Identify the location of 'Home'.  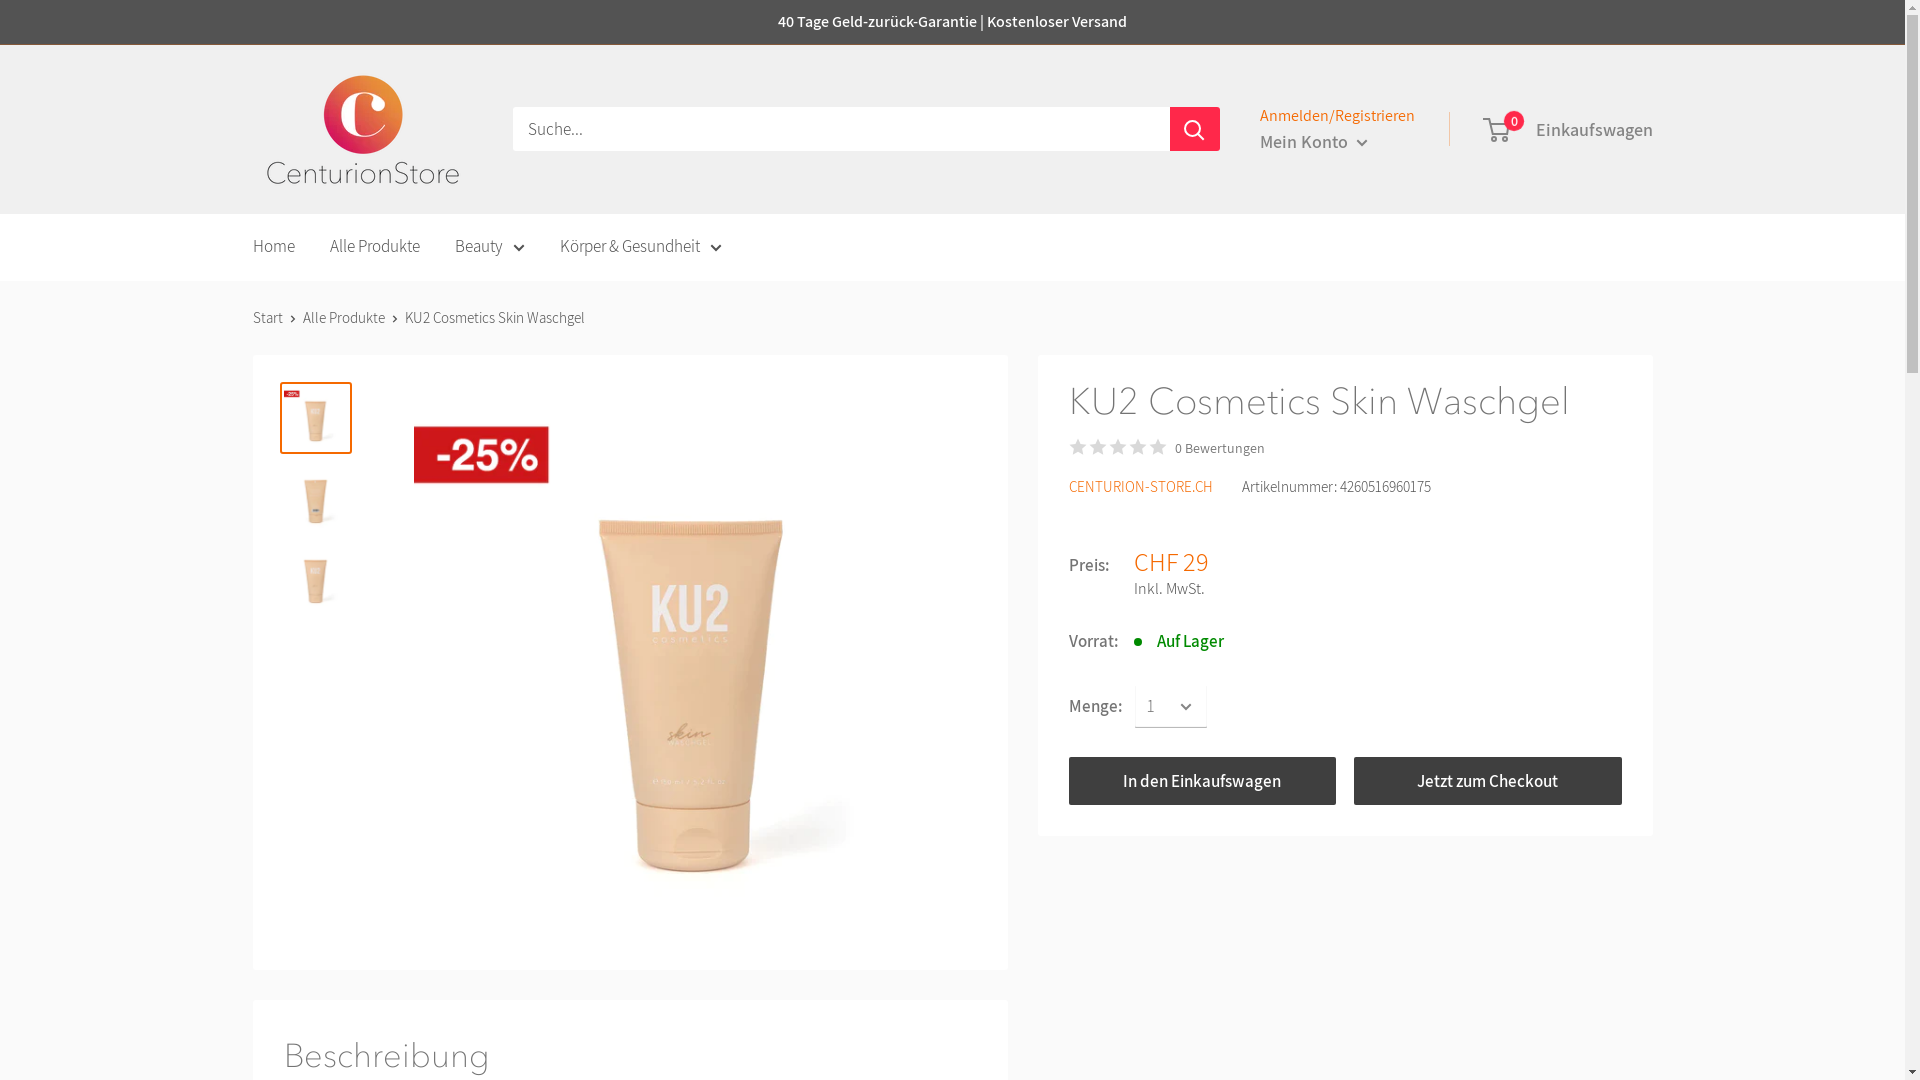
(272, 245).